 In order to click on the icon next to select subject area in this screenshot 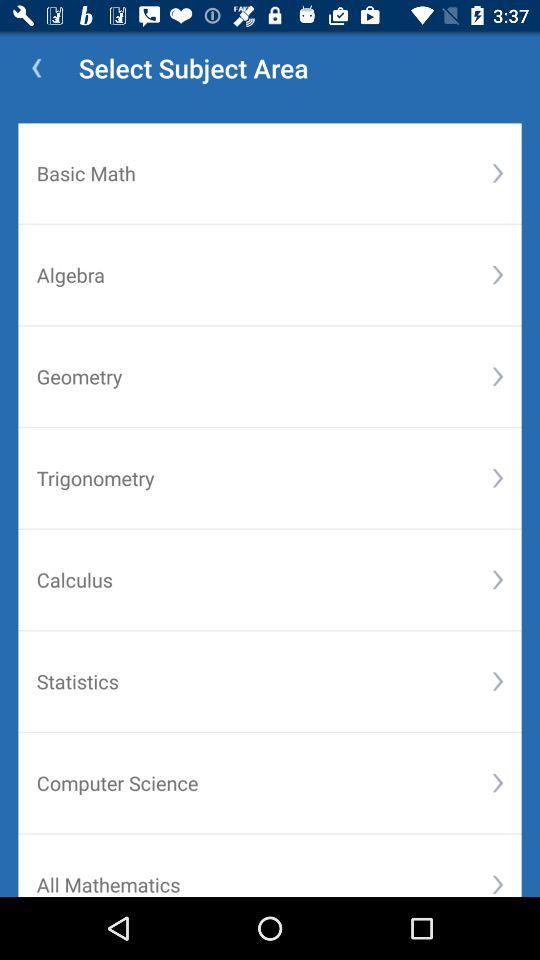, I will do `click(36, 68)`.